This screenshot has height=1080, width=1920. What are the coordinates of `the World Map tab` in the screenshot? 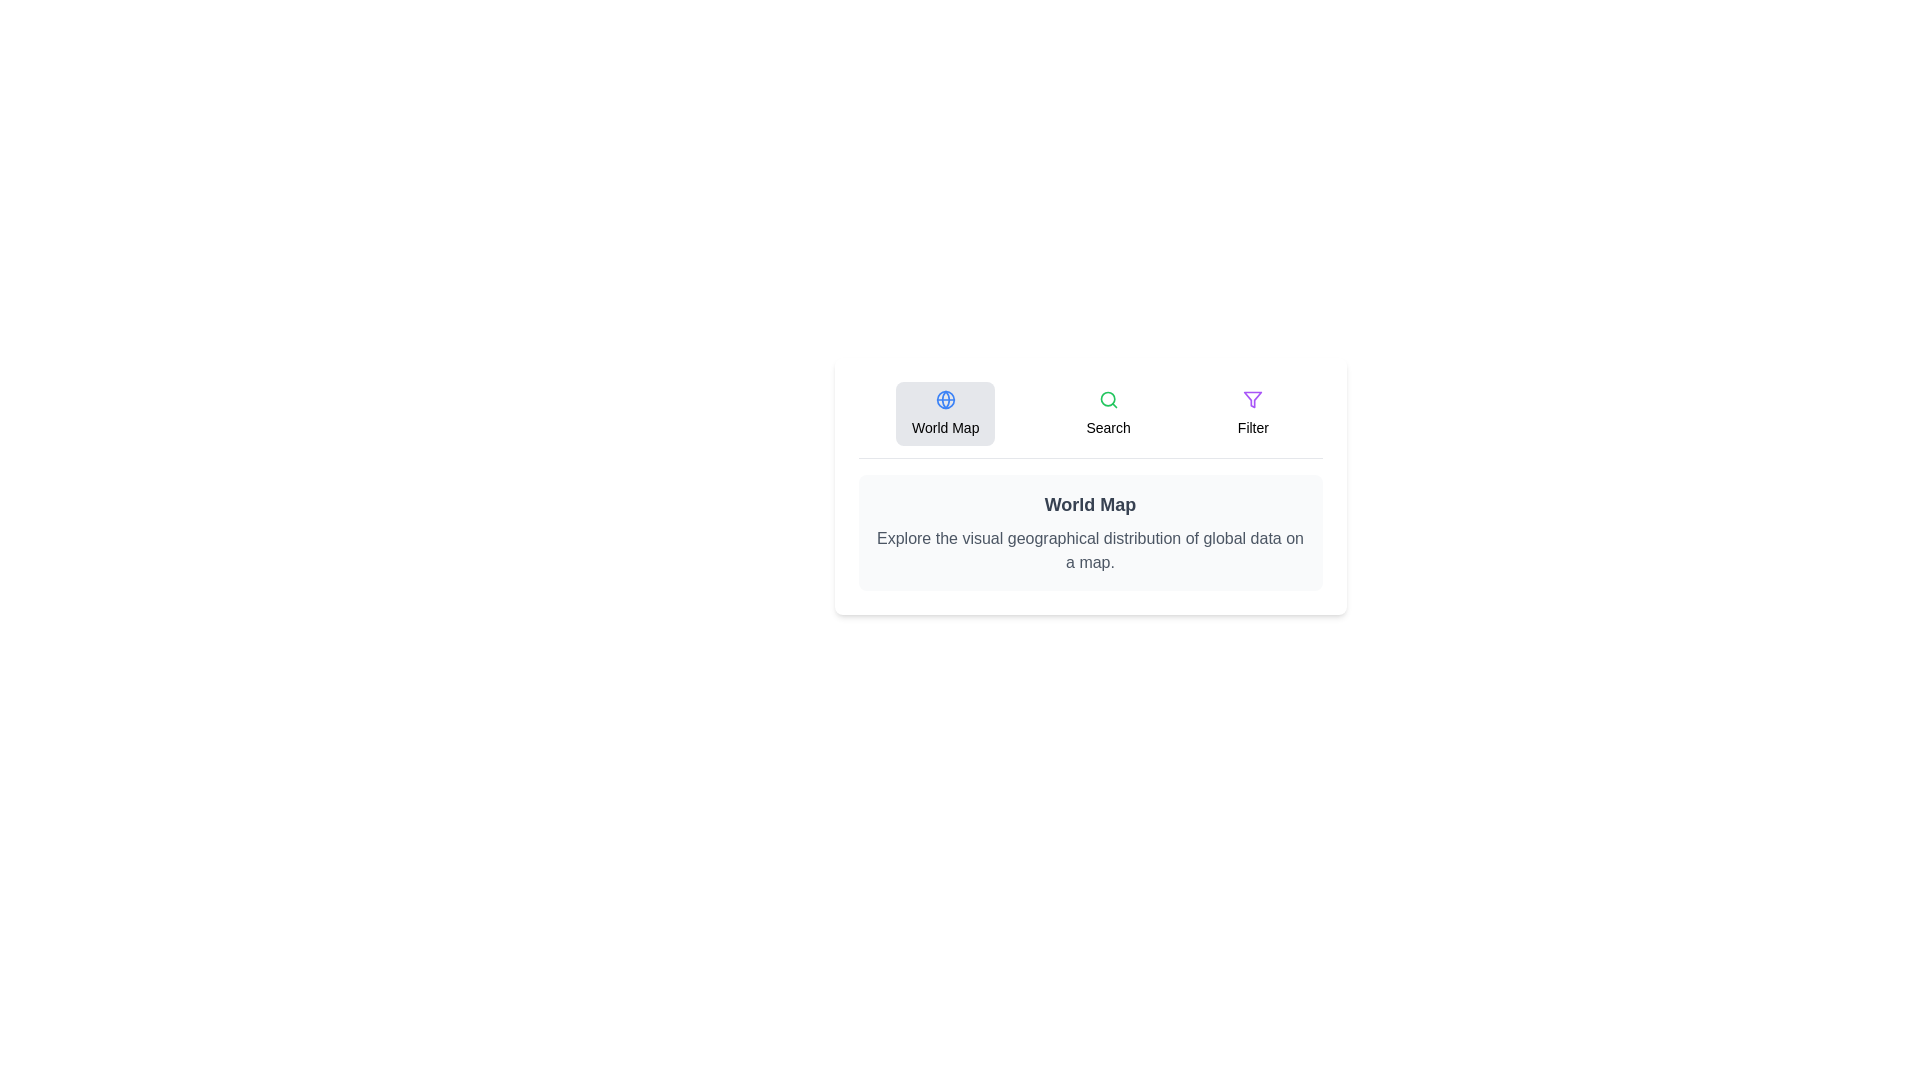 It's located at (944, 412).